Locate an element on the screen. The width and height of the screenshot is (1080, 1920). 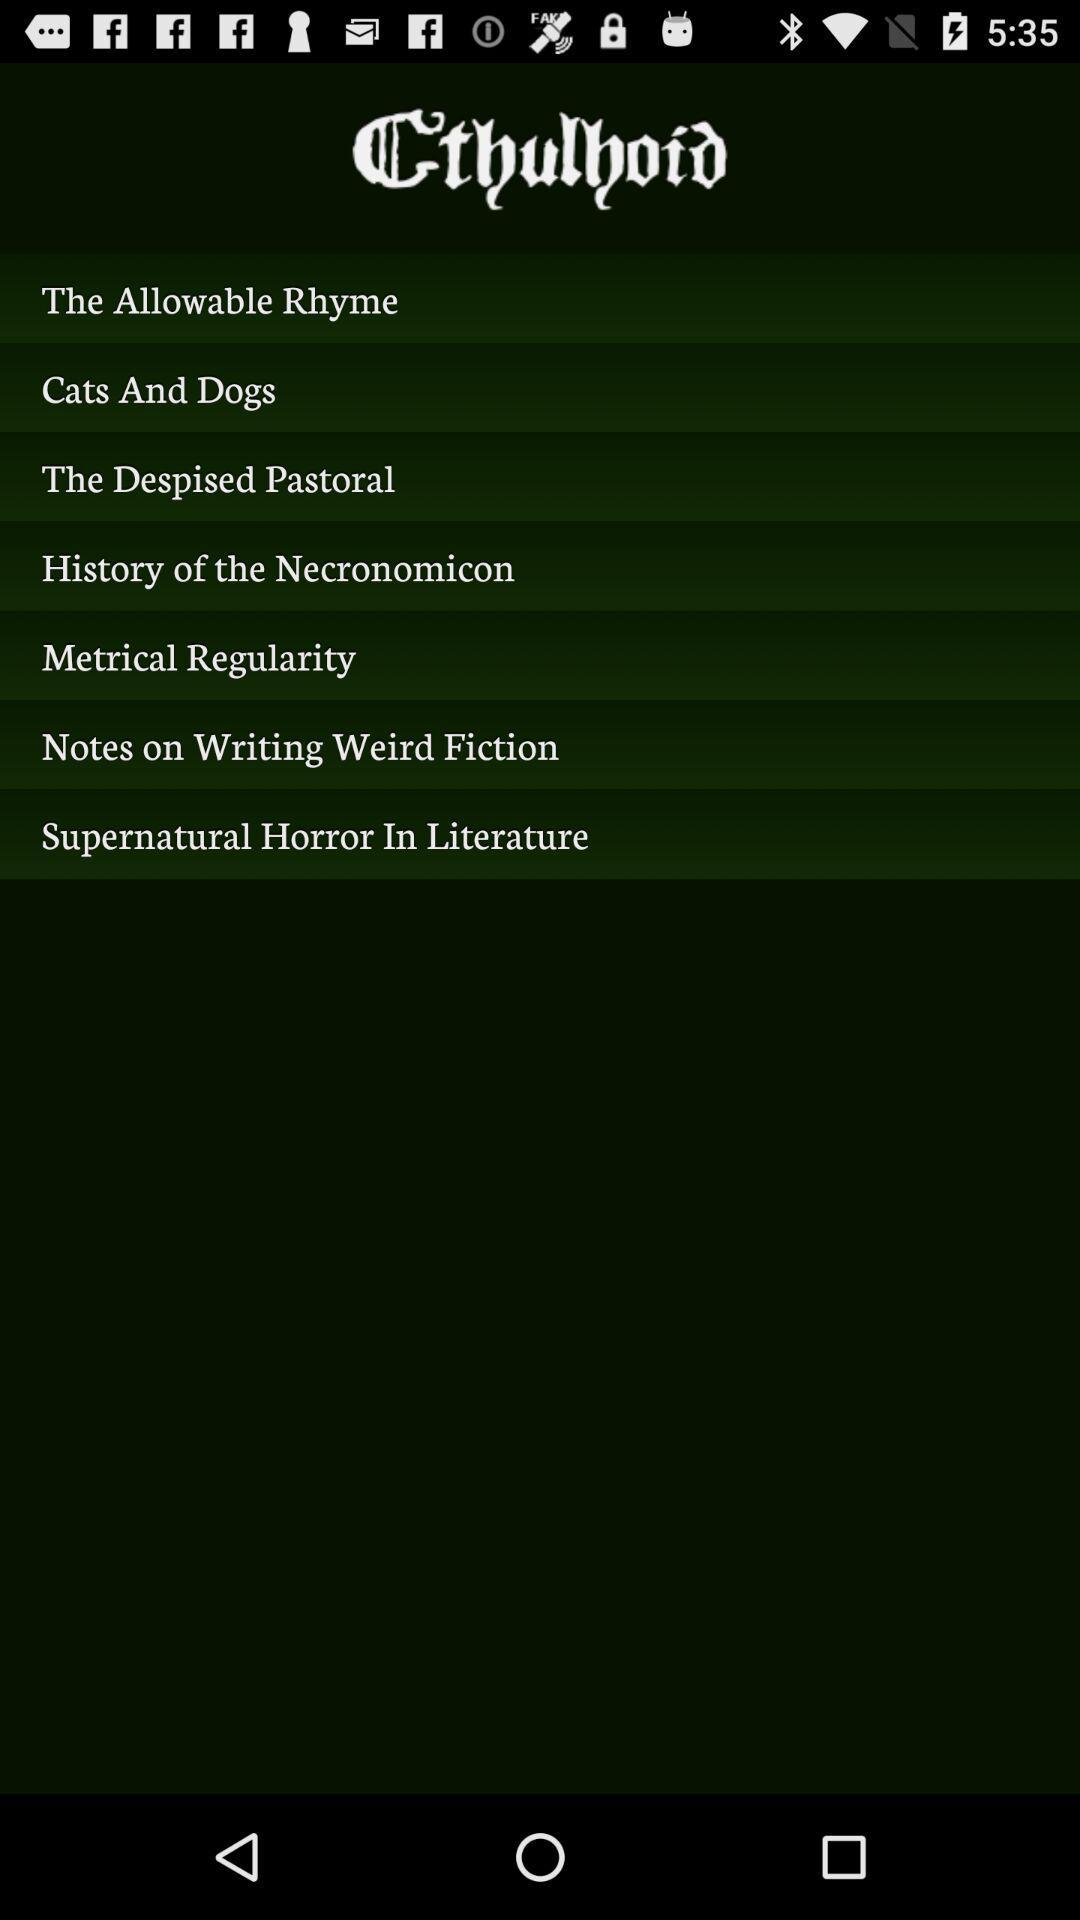
the allowable rhyme icon is located at coordinates (540, 297).